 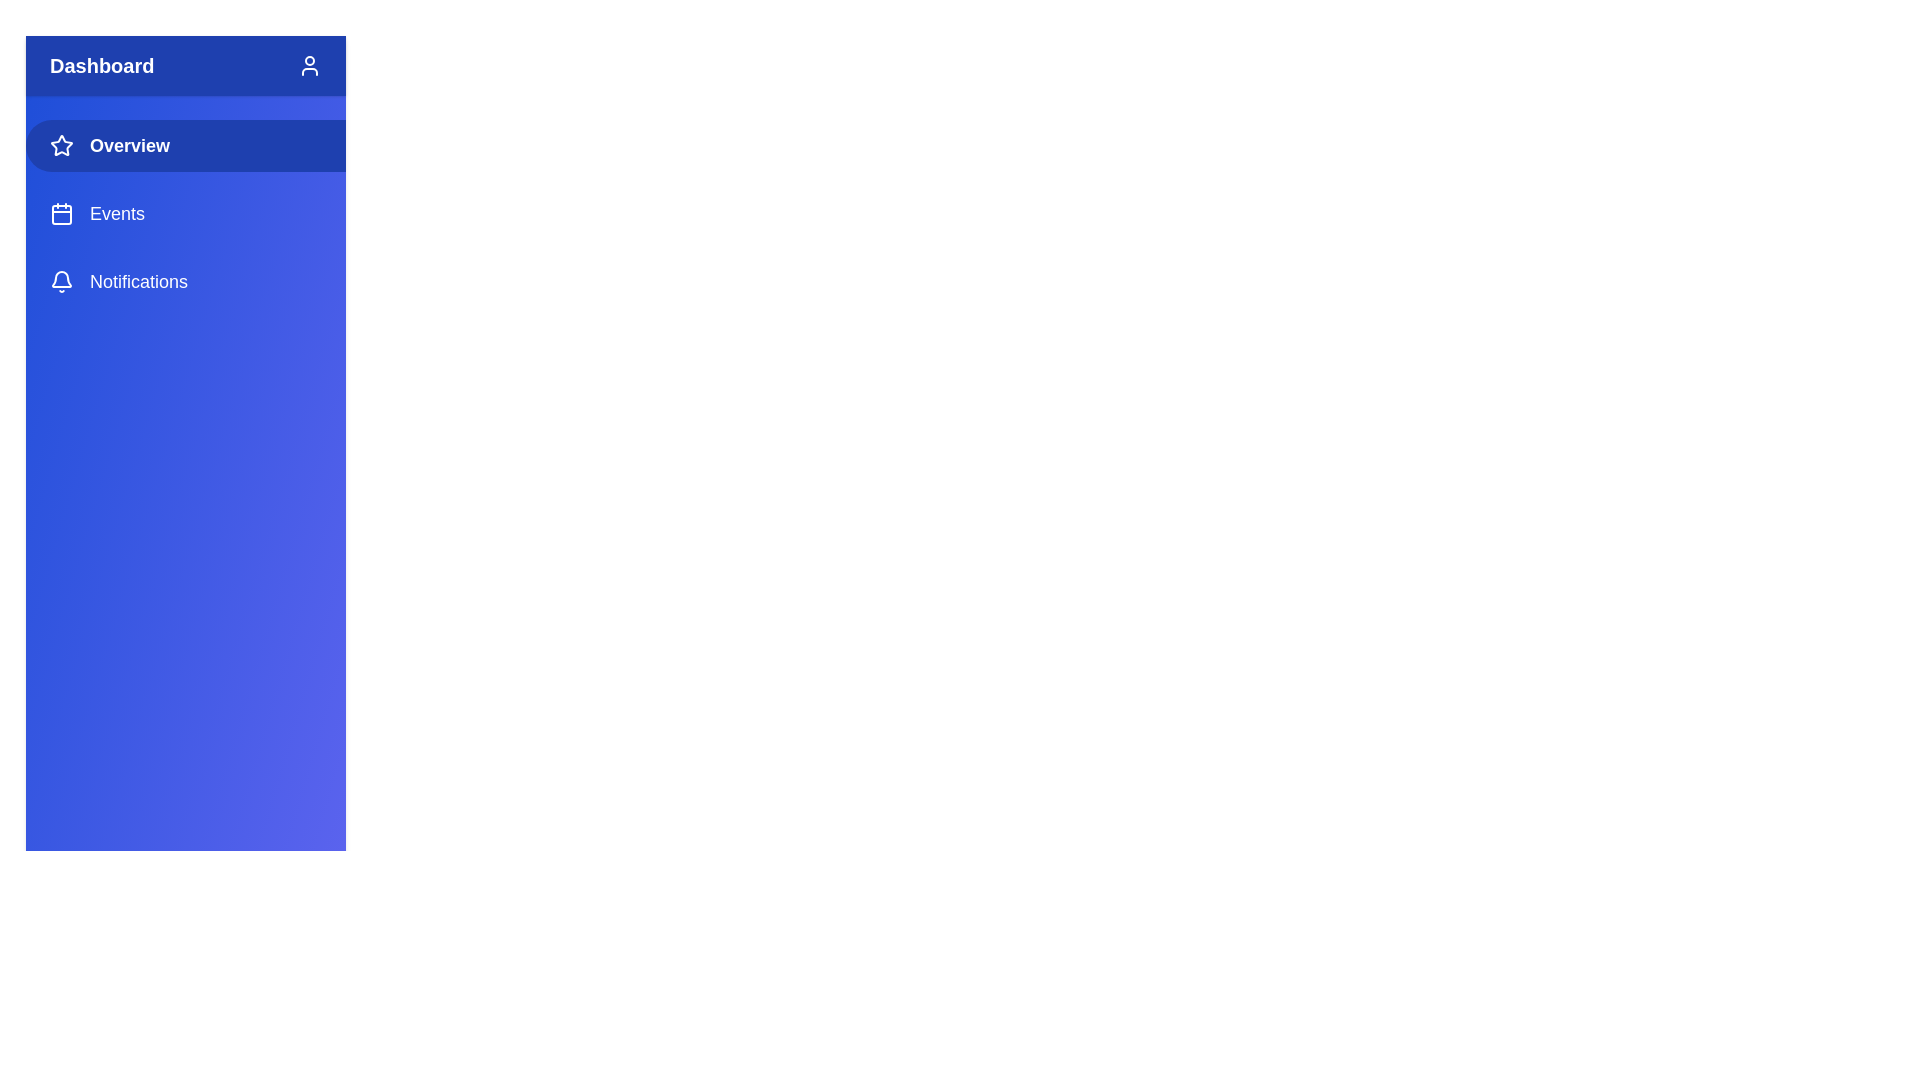 What do you see at coordinates (186, 213) in the screenshot?
I see `the sidebar section Events` at bounding box center [186, 213].